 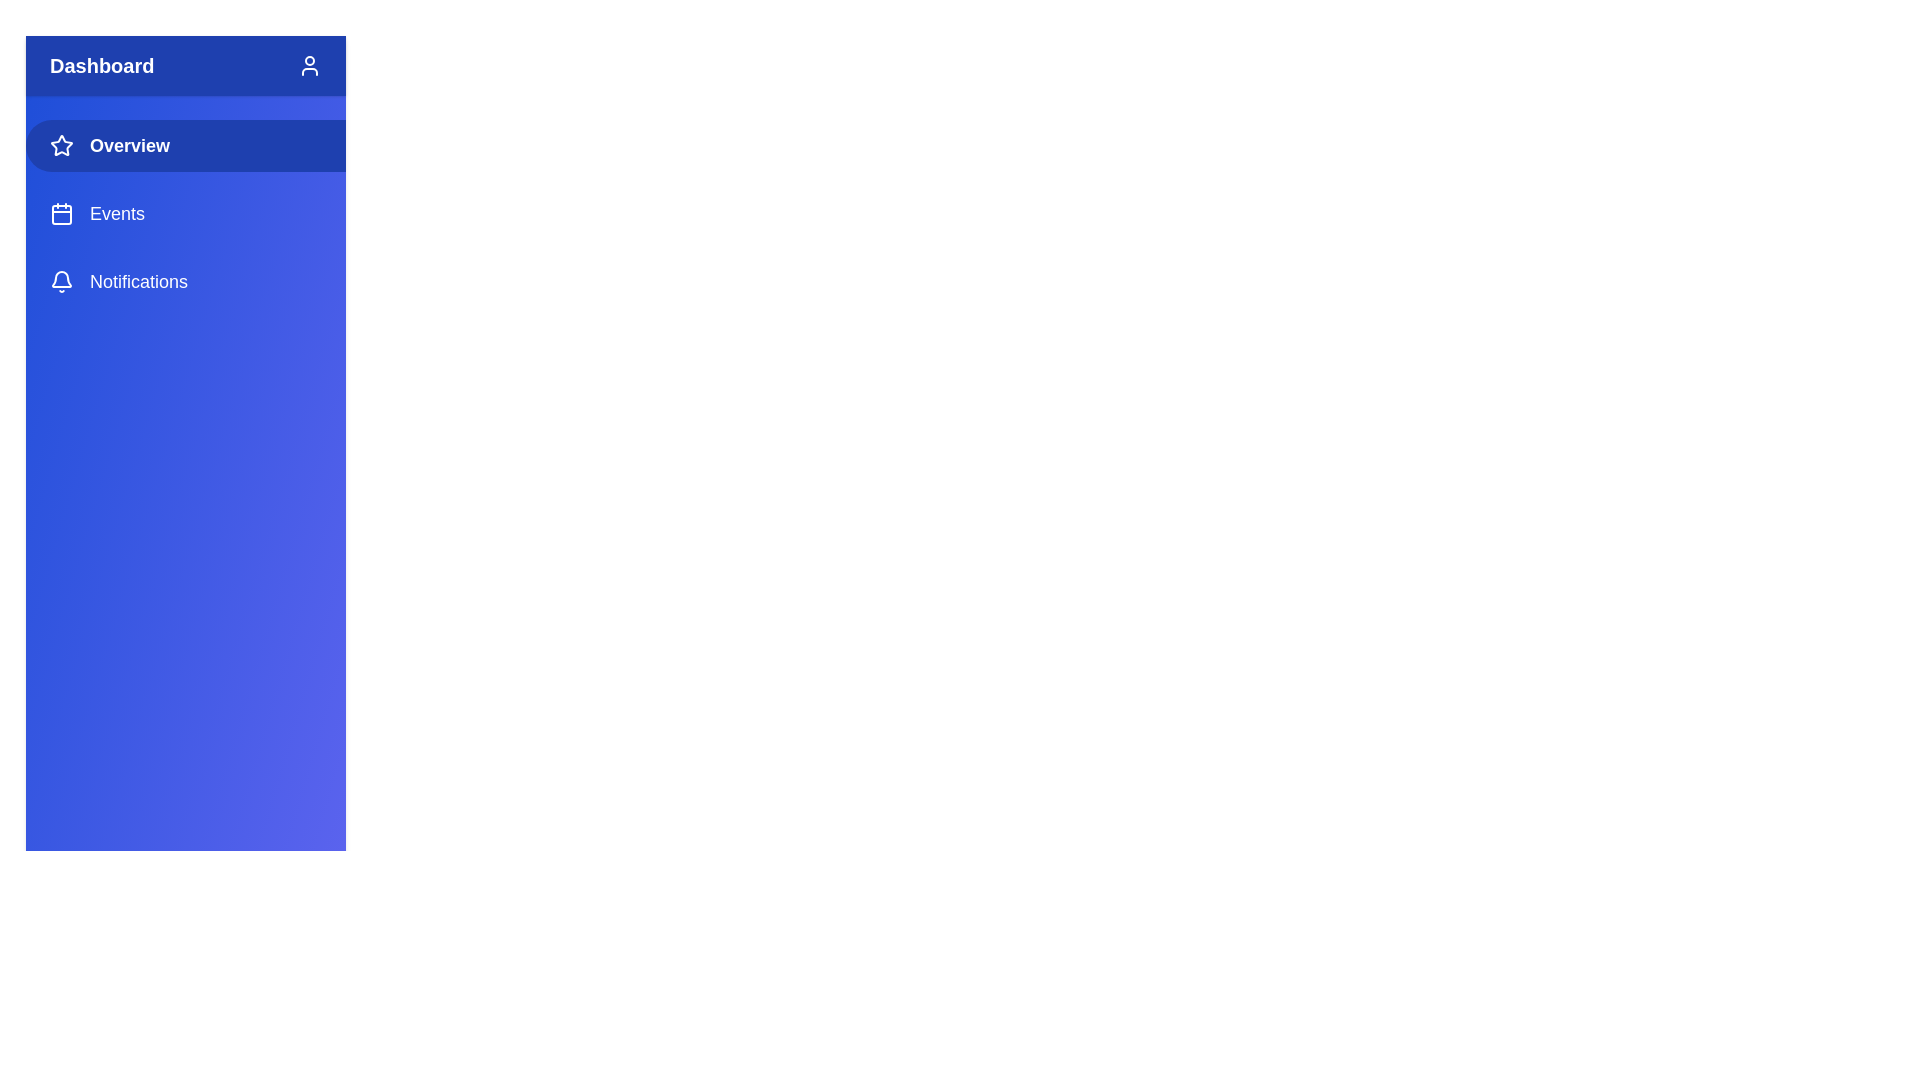 What do you see at coordinates (186, 213) in the screenshot?
I see `the sidebar section Events` at bounding box center [186, 213].